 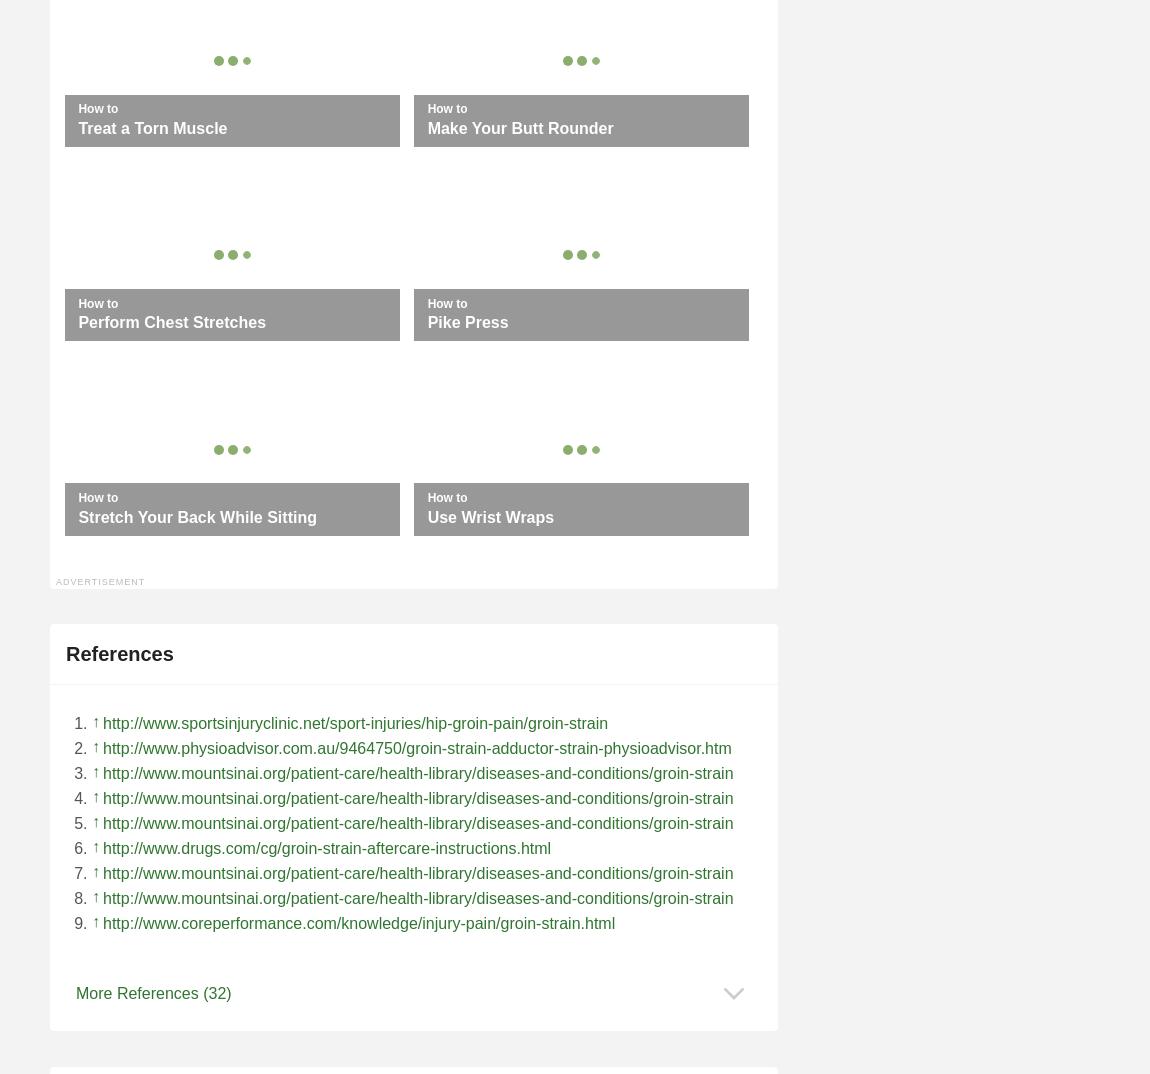 What do you see at coordinates (326, 847) in the screenshot?
I see `'http://www.drugs.com/cg/groin-strain-aftercare-instructions.html'` at bounding box center [326, 847].